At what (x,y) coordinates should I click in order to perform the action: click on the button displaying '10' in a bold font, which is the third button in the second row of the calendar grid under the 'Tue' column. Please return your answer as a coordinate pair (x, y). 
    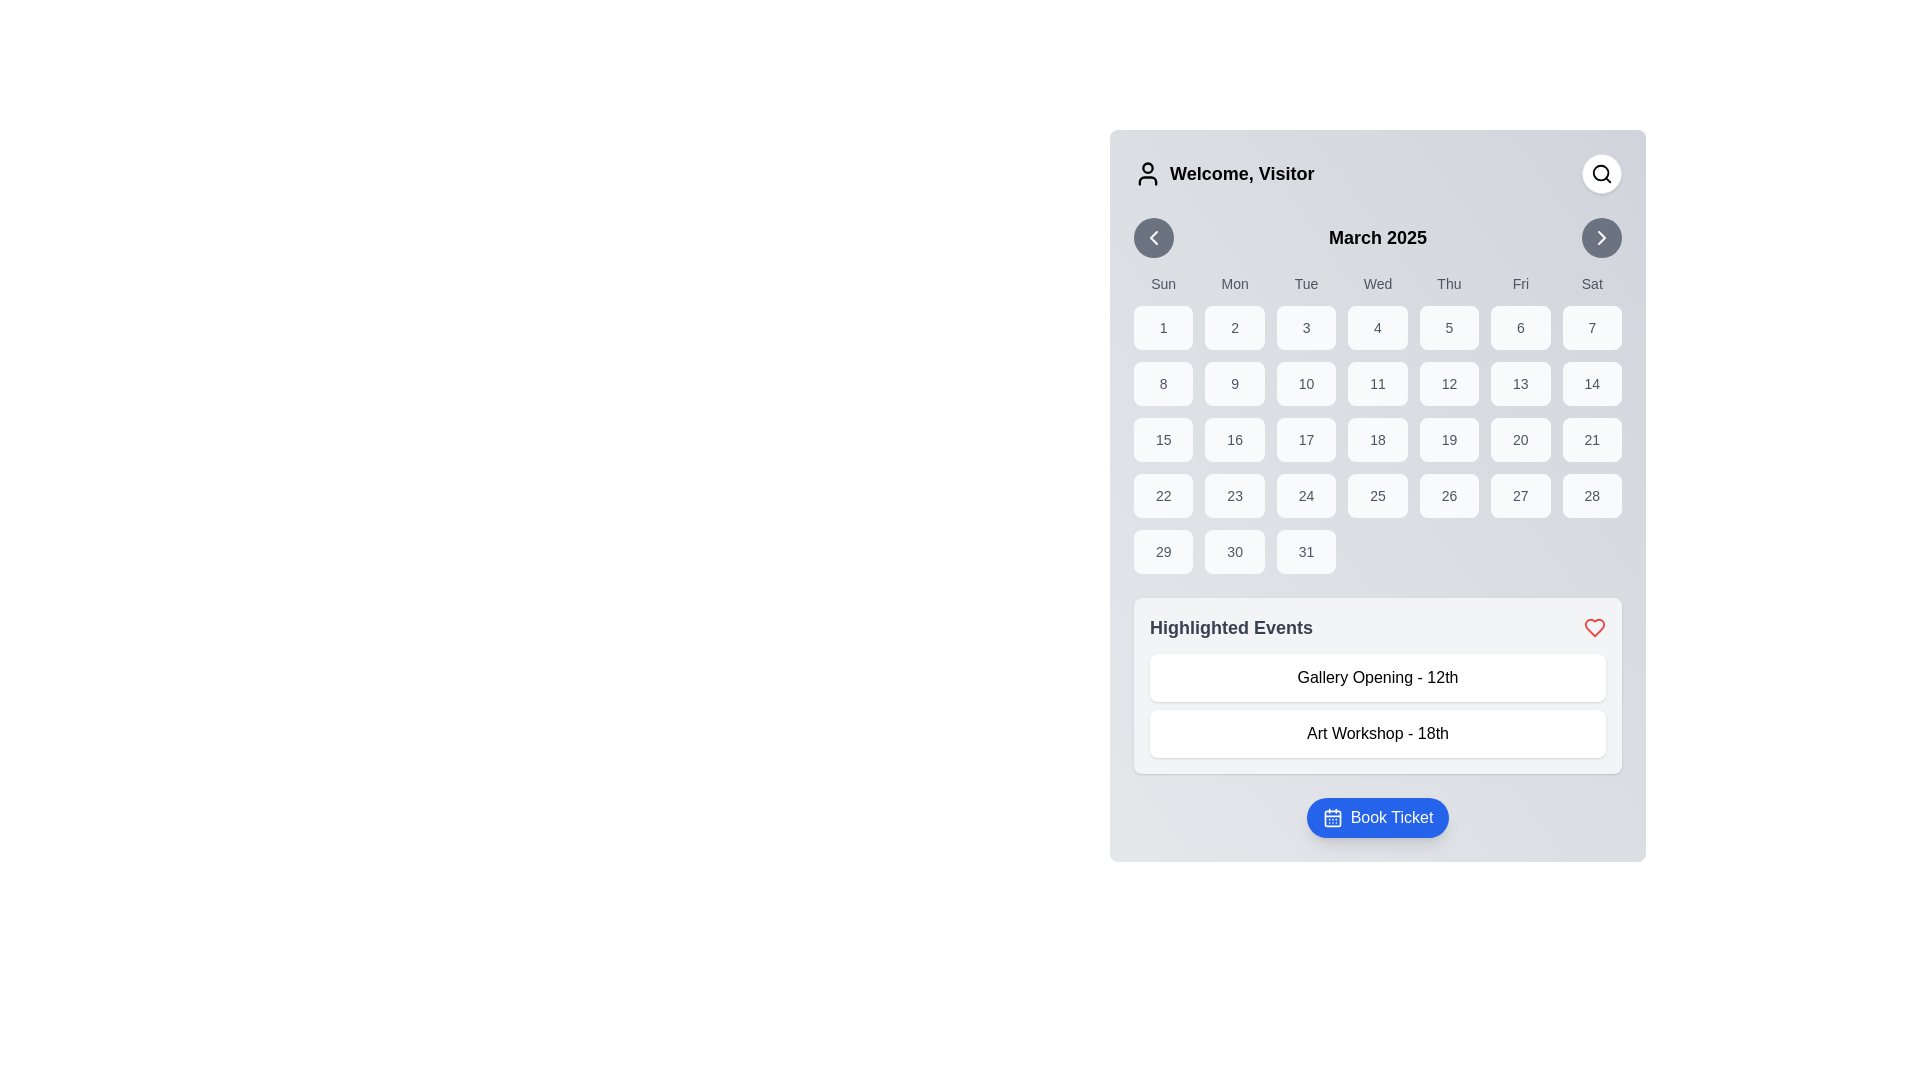
    Looking at the image, I should click on (1306, 384).